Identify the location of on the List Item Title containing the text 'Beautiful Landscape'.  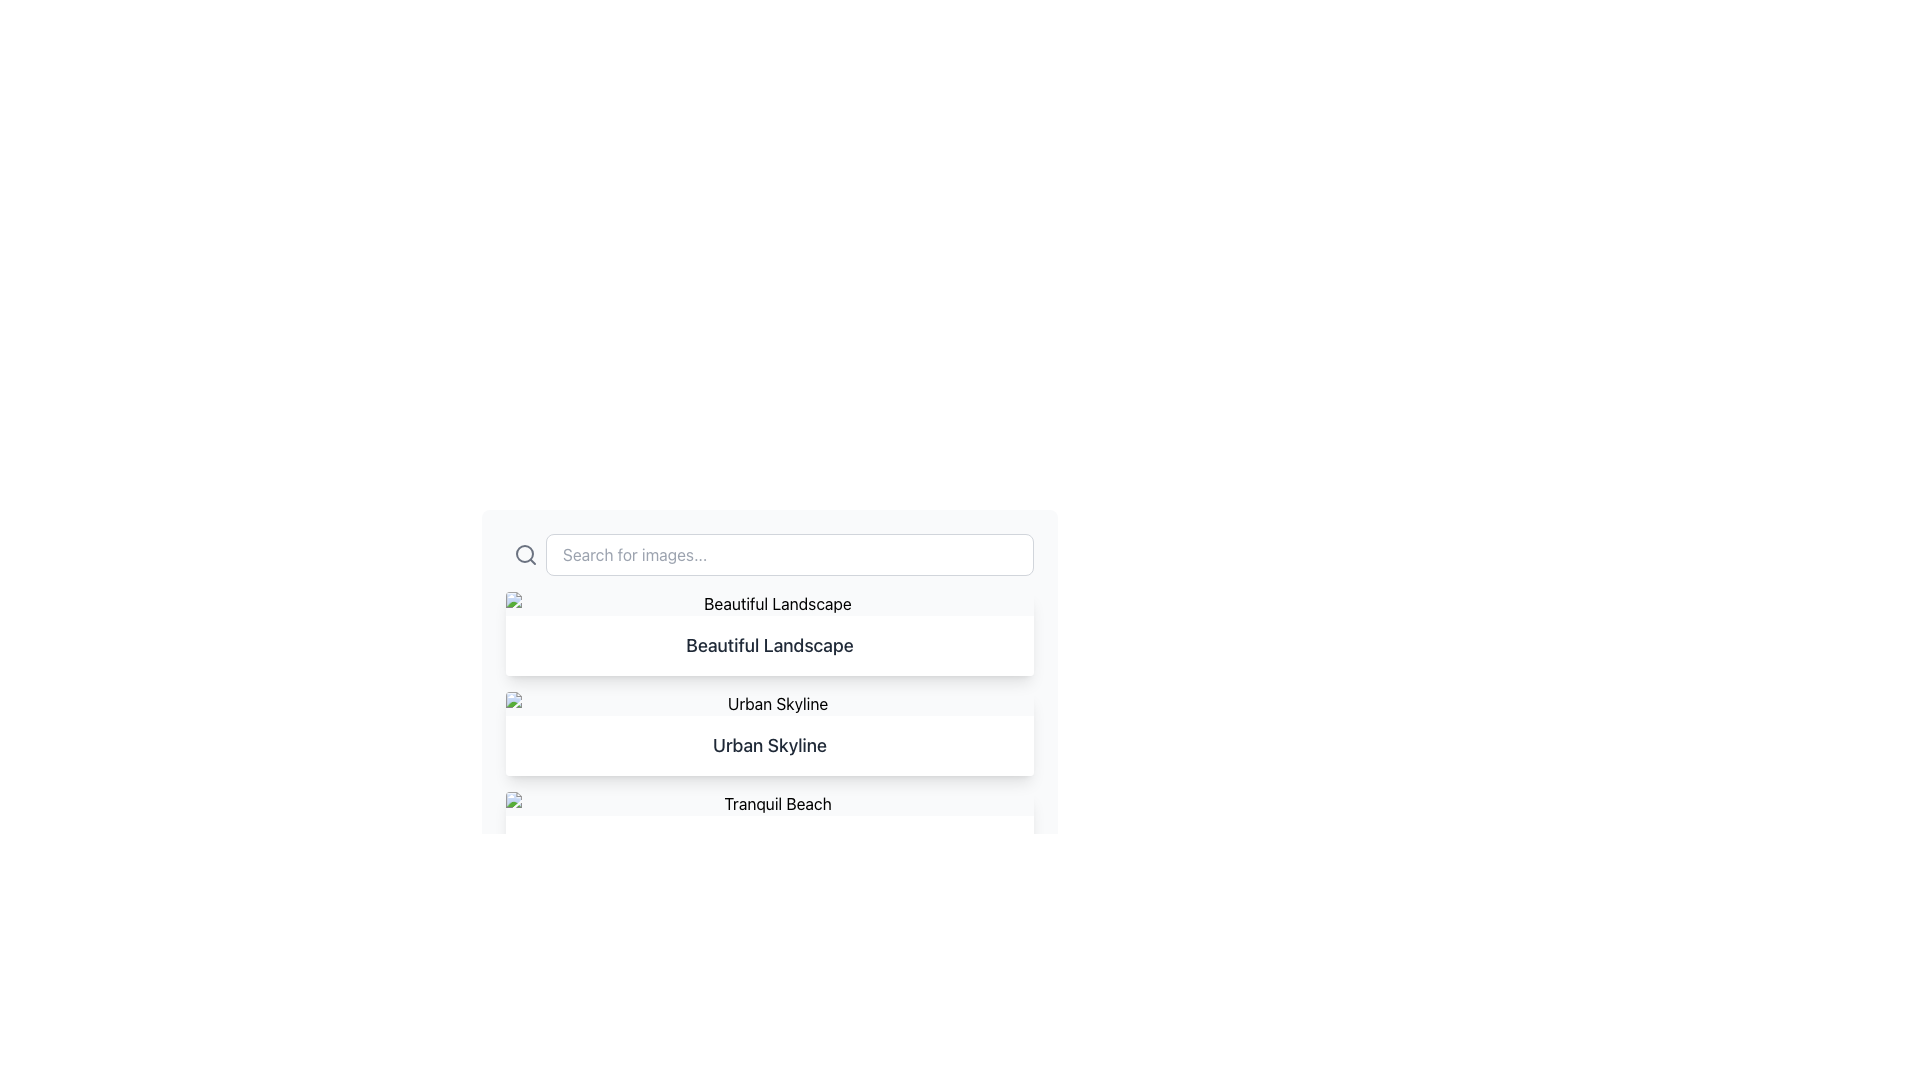
(768, 659).